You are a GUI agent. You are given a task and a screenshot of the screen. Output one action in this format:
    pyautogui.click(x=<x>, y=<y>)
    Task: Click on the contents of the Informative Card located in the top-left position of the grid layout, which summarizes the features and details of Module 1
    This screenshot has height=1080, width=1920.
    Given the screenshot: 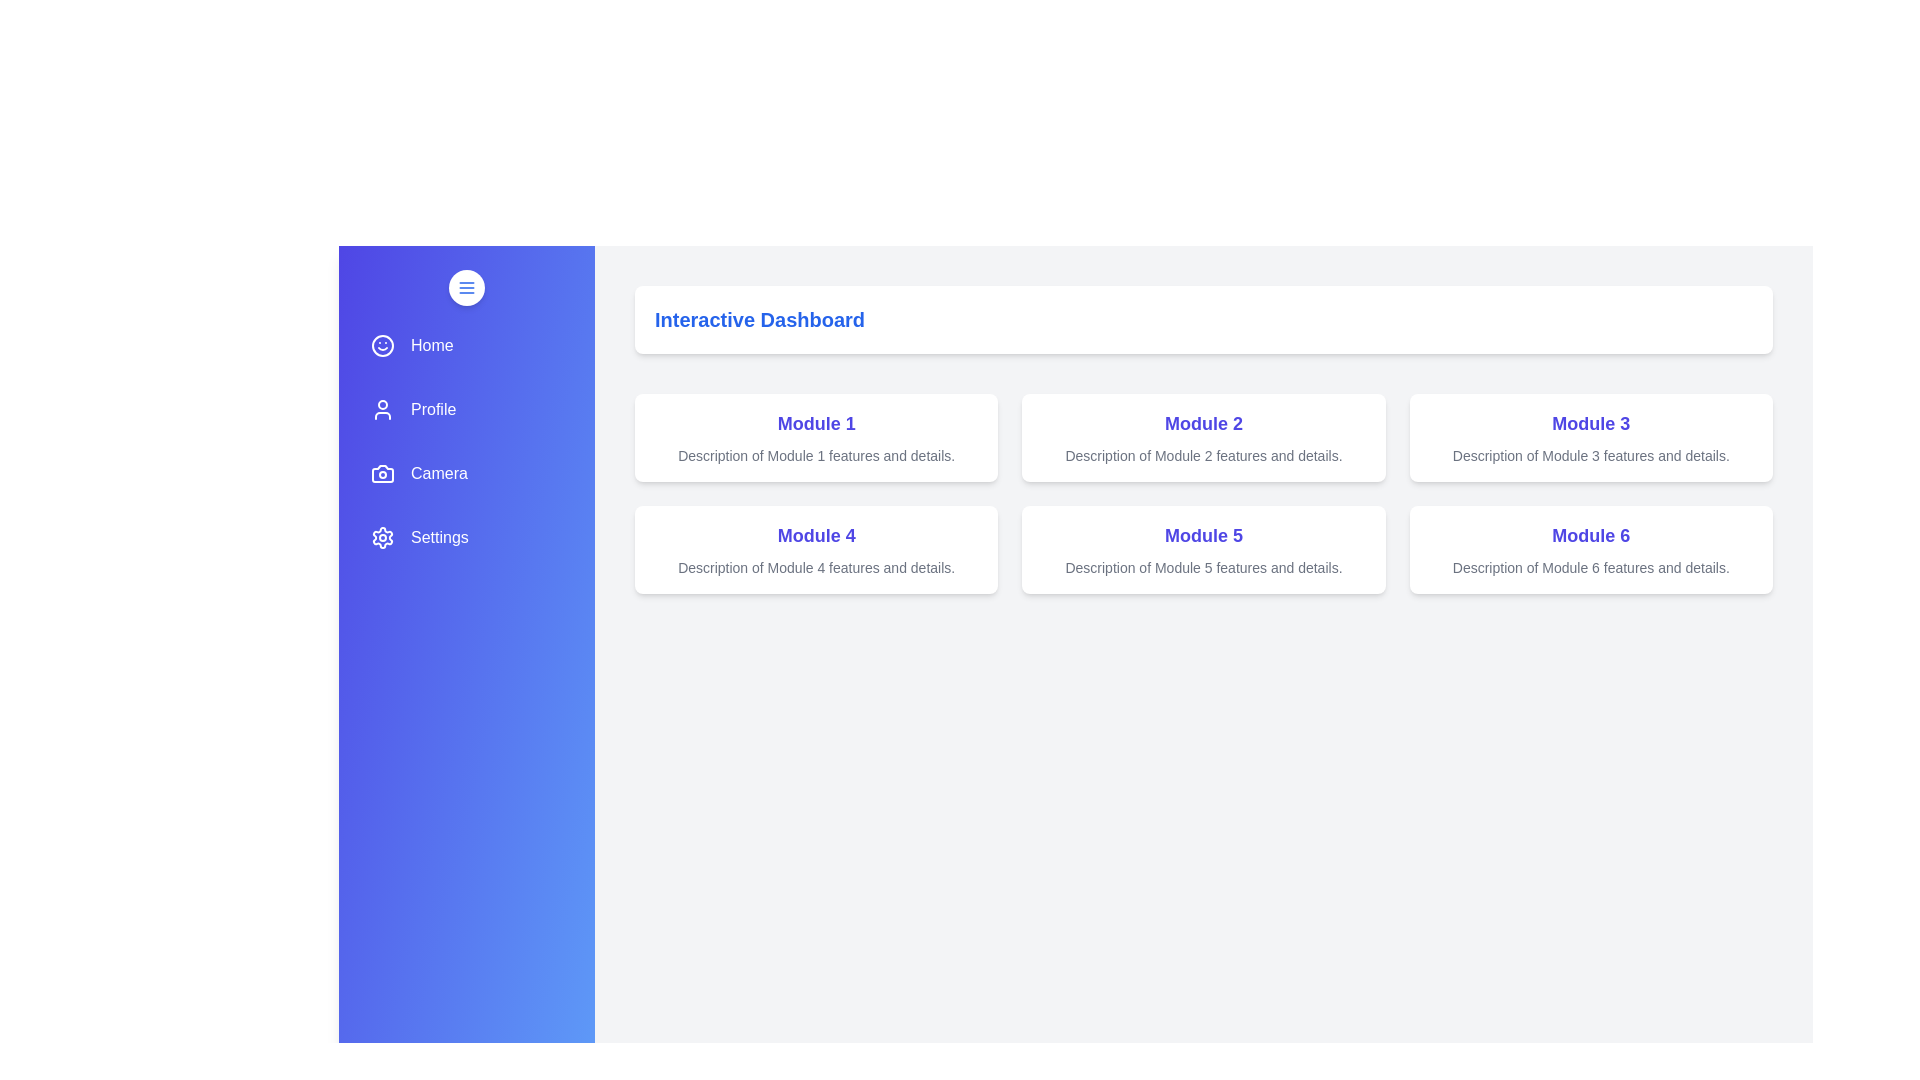 What is the action you would take?
    pyautogui.click(x=816, y=437)
    